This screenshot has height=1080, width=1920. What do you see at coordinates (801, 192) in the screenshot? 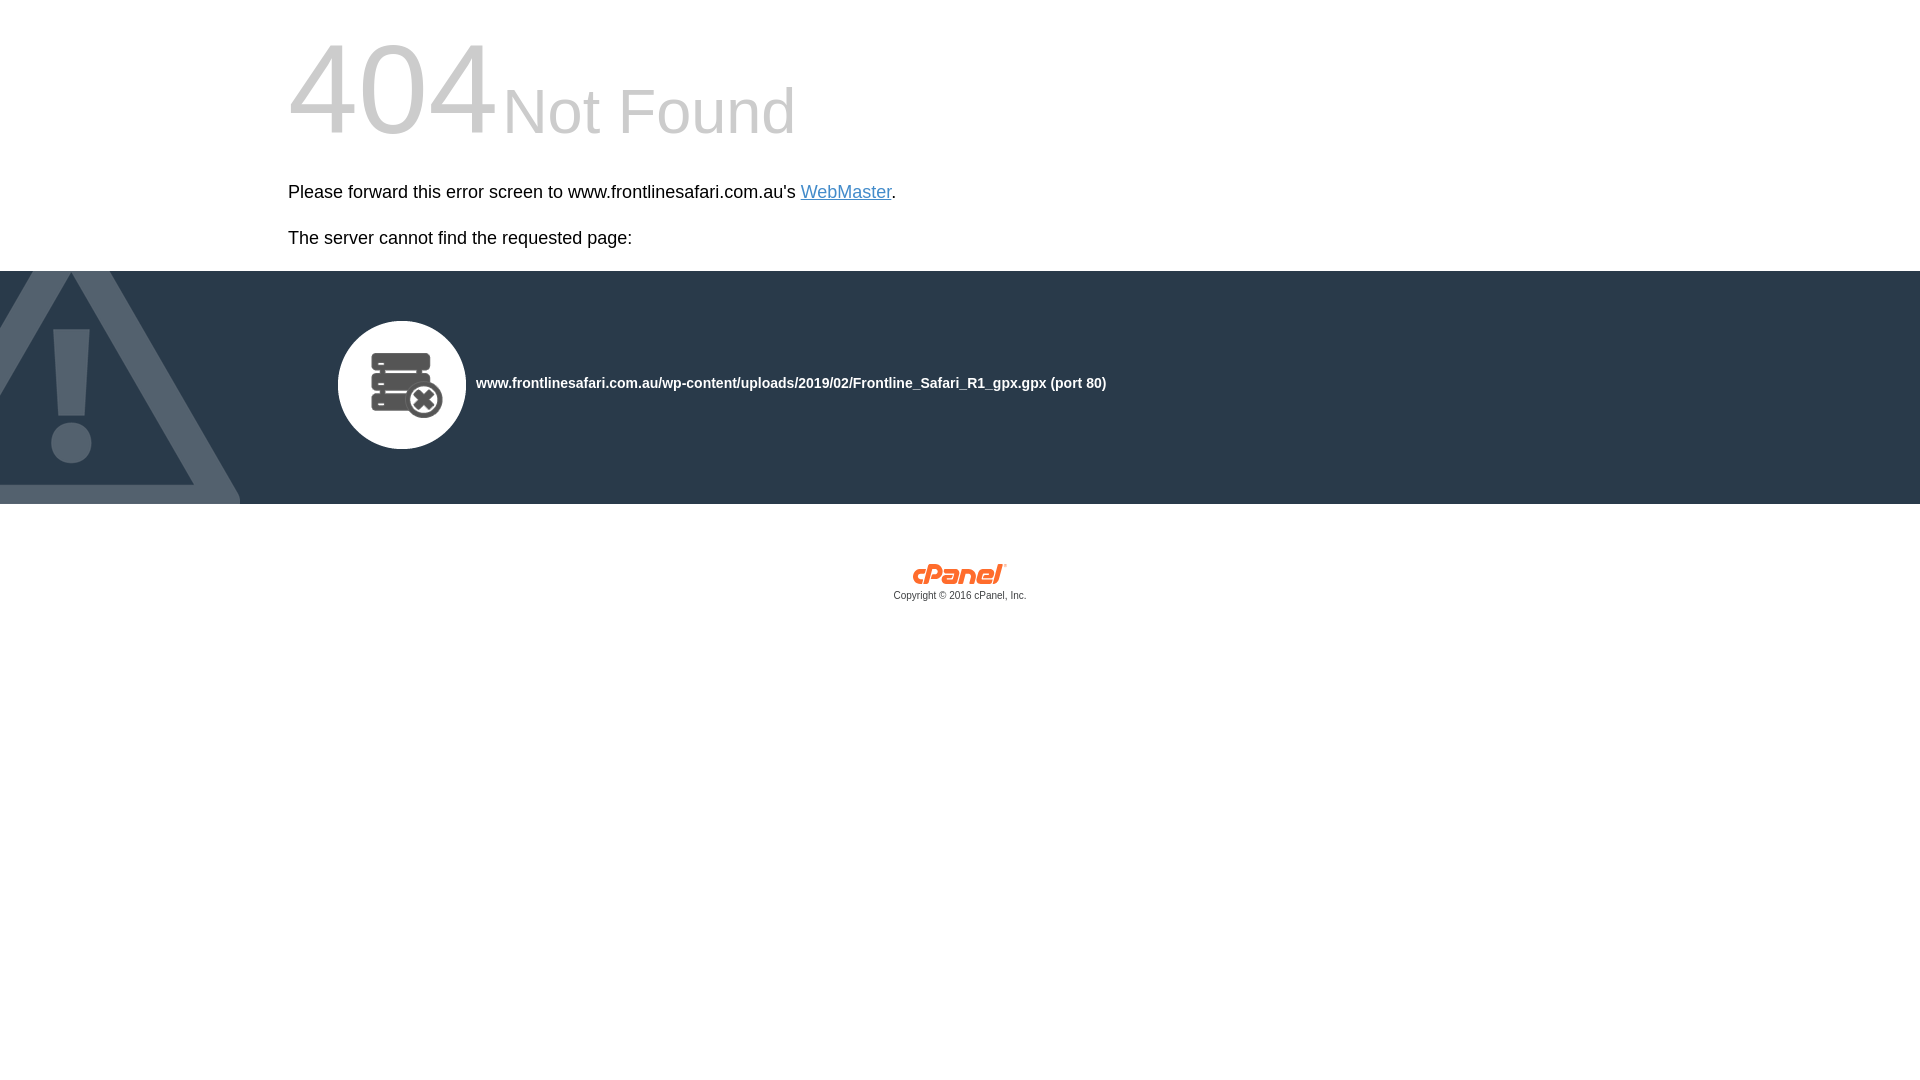
I see `'WebMaster'` at bounding box center [801, 192].